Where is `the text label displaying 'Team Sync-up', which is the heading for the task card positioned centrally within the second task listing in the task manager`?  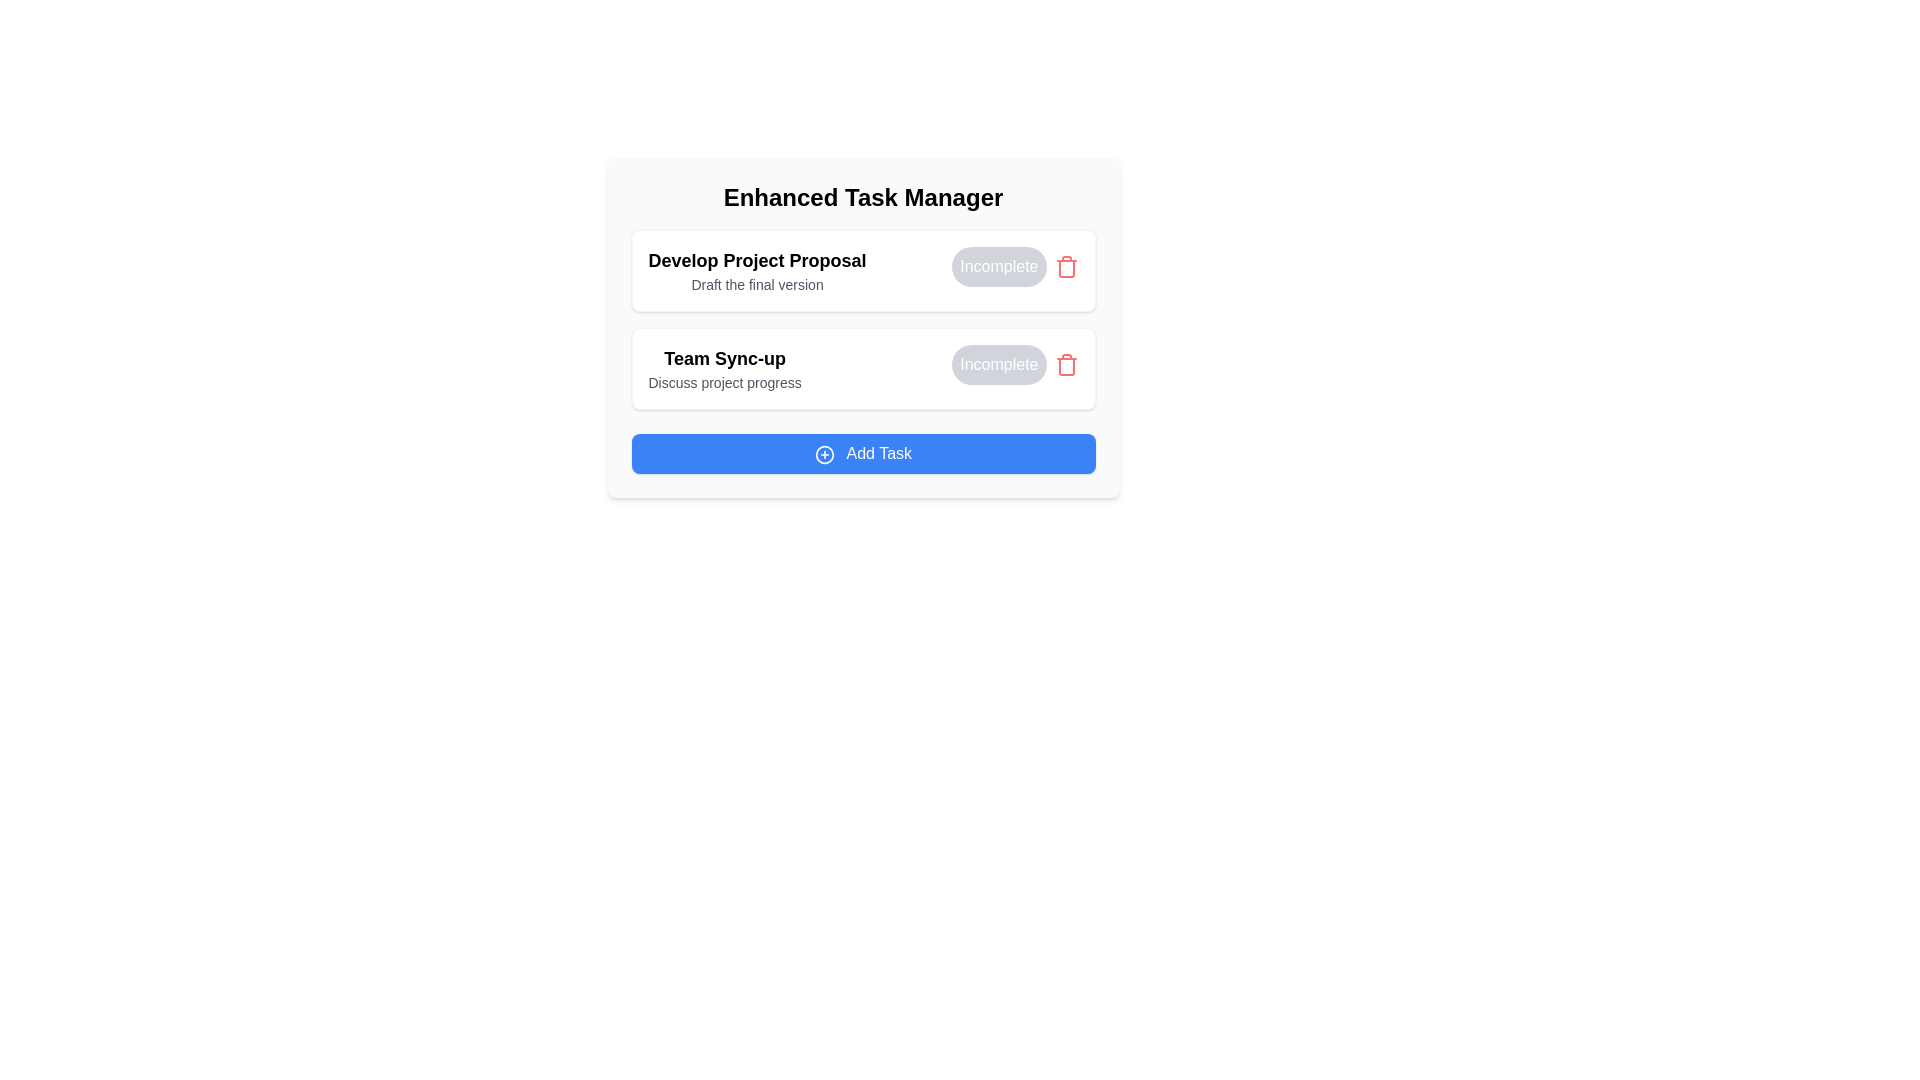
the text label displaying 'Team Sync-up', which is the heading for the task card positioned centrally within the second task listing in the task manager is located at coordinates (724, 357).